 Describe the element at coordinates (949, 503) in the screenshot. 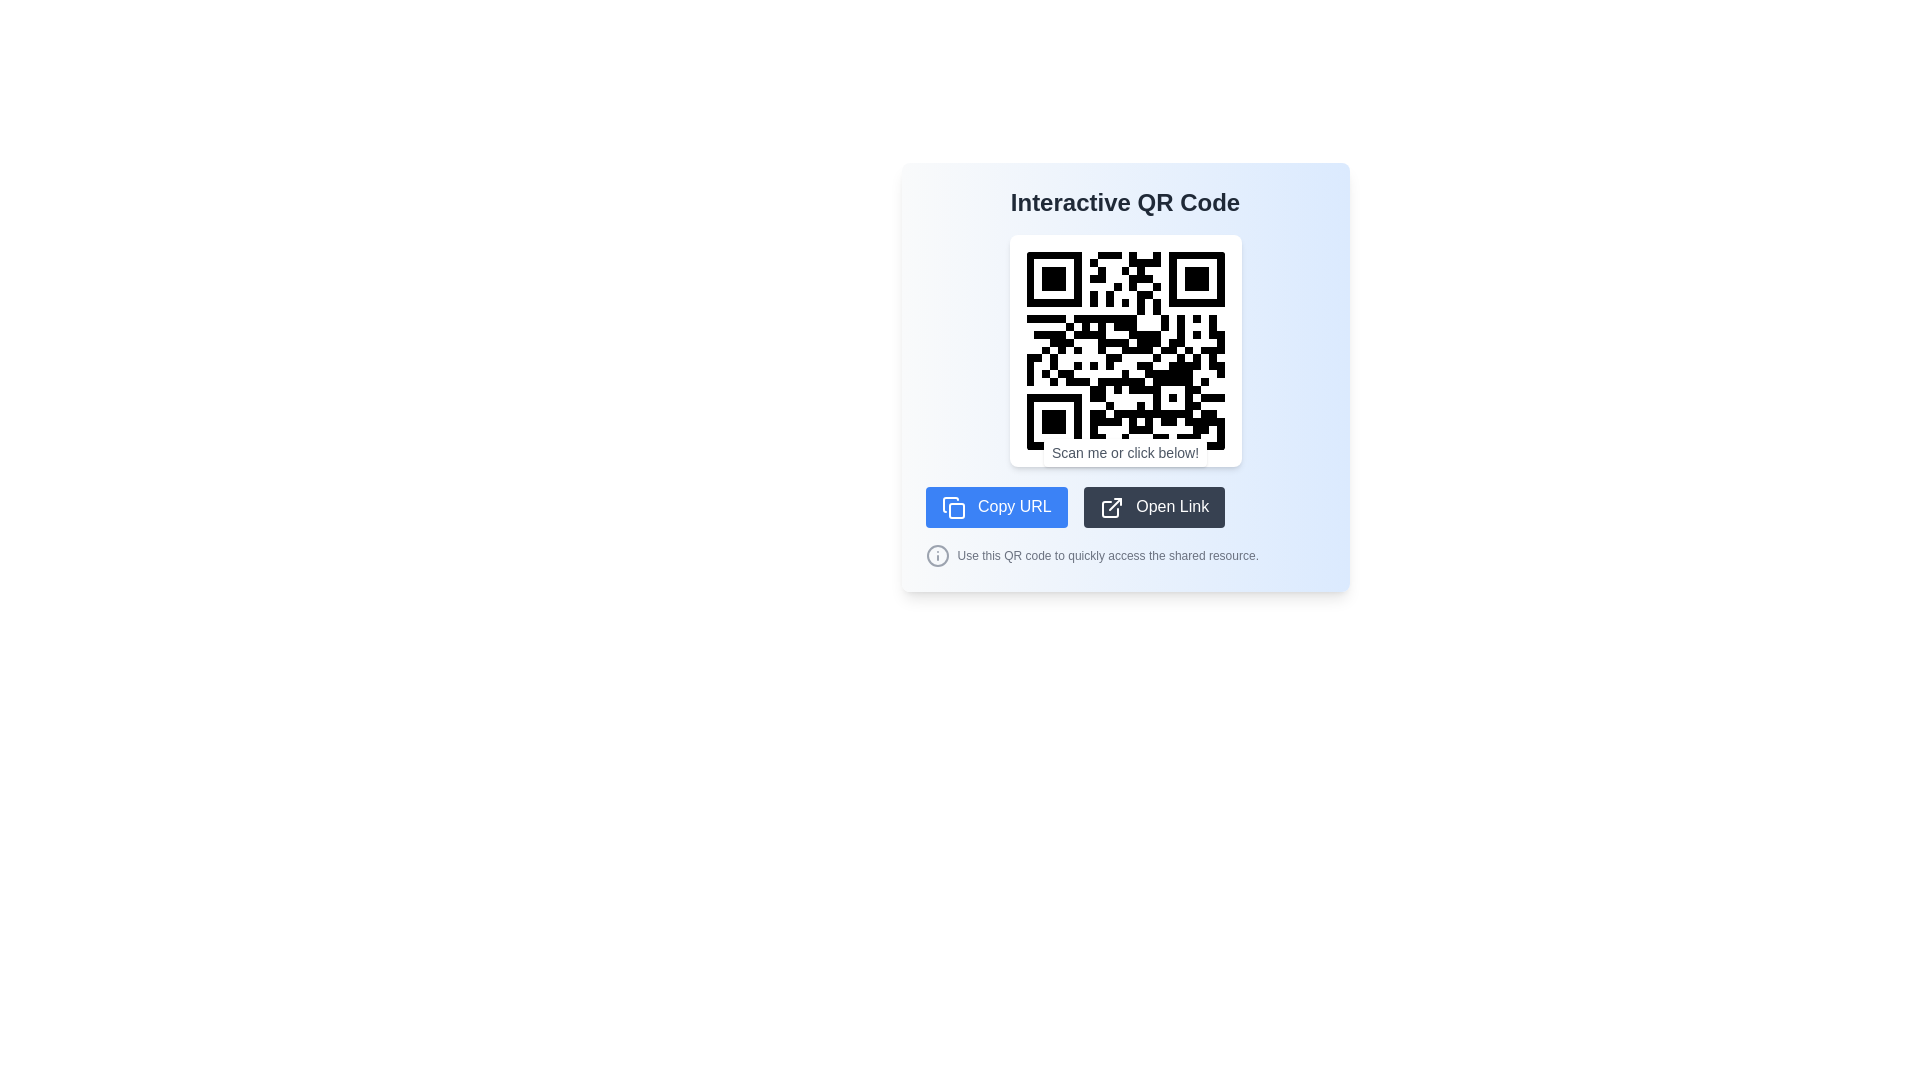

I see `the graphical icon component resembling a rounded rectangular shape, which is part of the copy or duplication-related iconography, located near the top-right corner of the interface` at that location.